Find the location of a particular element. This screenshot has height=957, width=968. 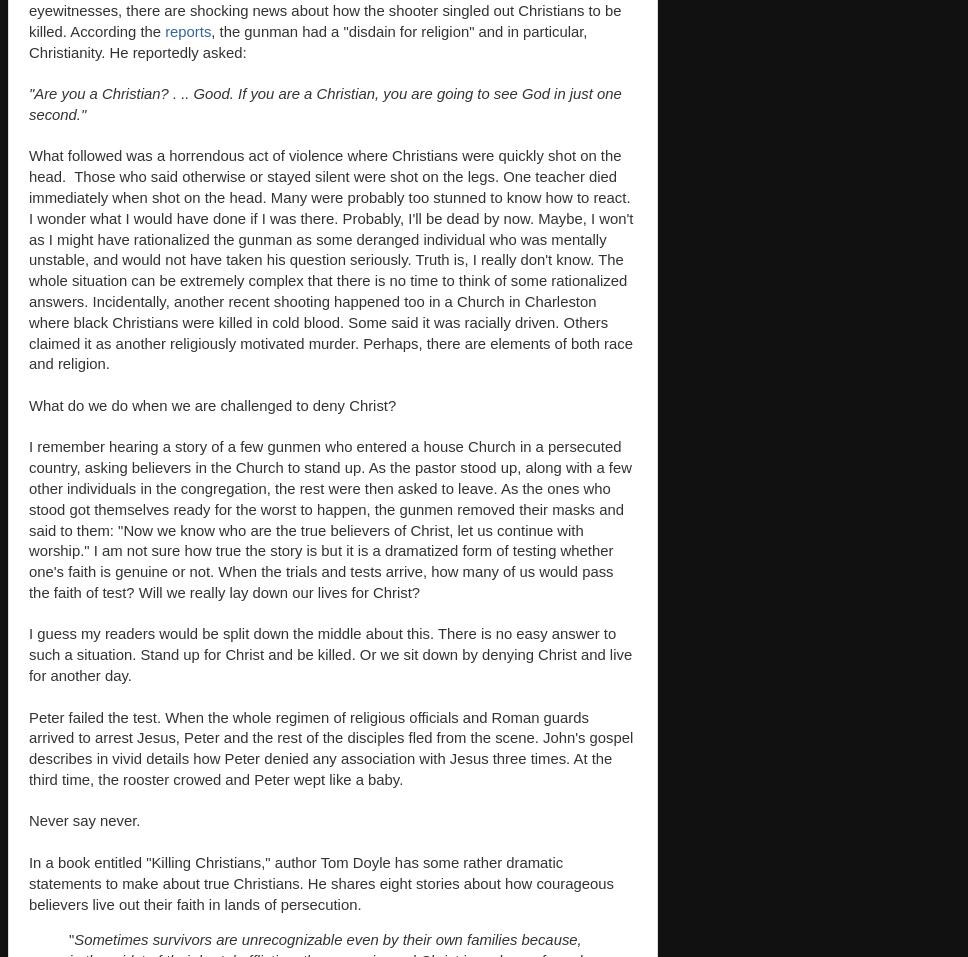

'Never say never.' is located at coordinates (29, 820).